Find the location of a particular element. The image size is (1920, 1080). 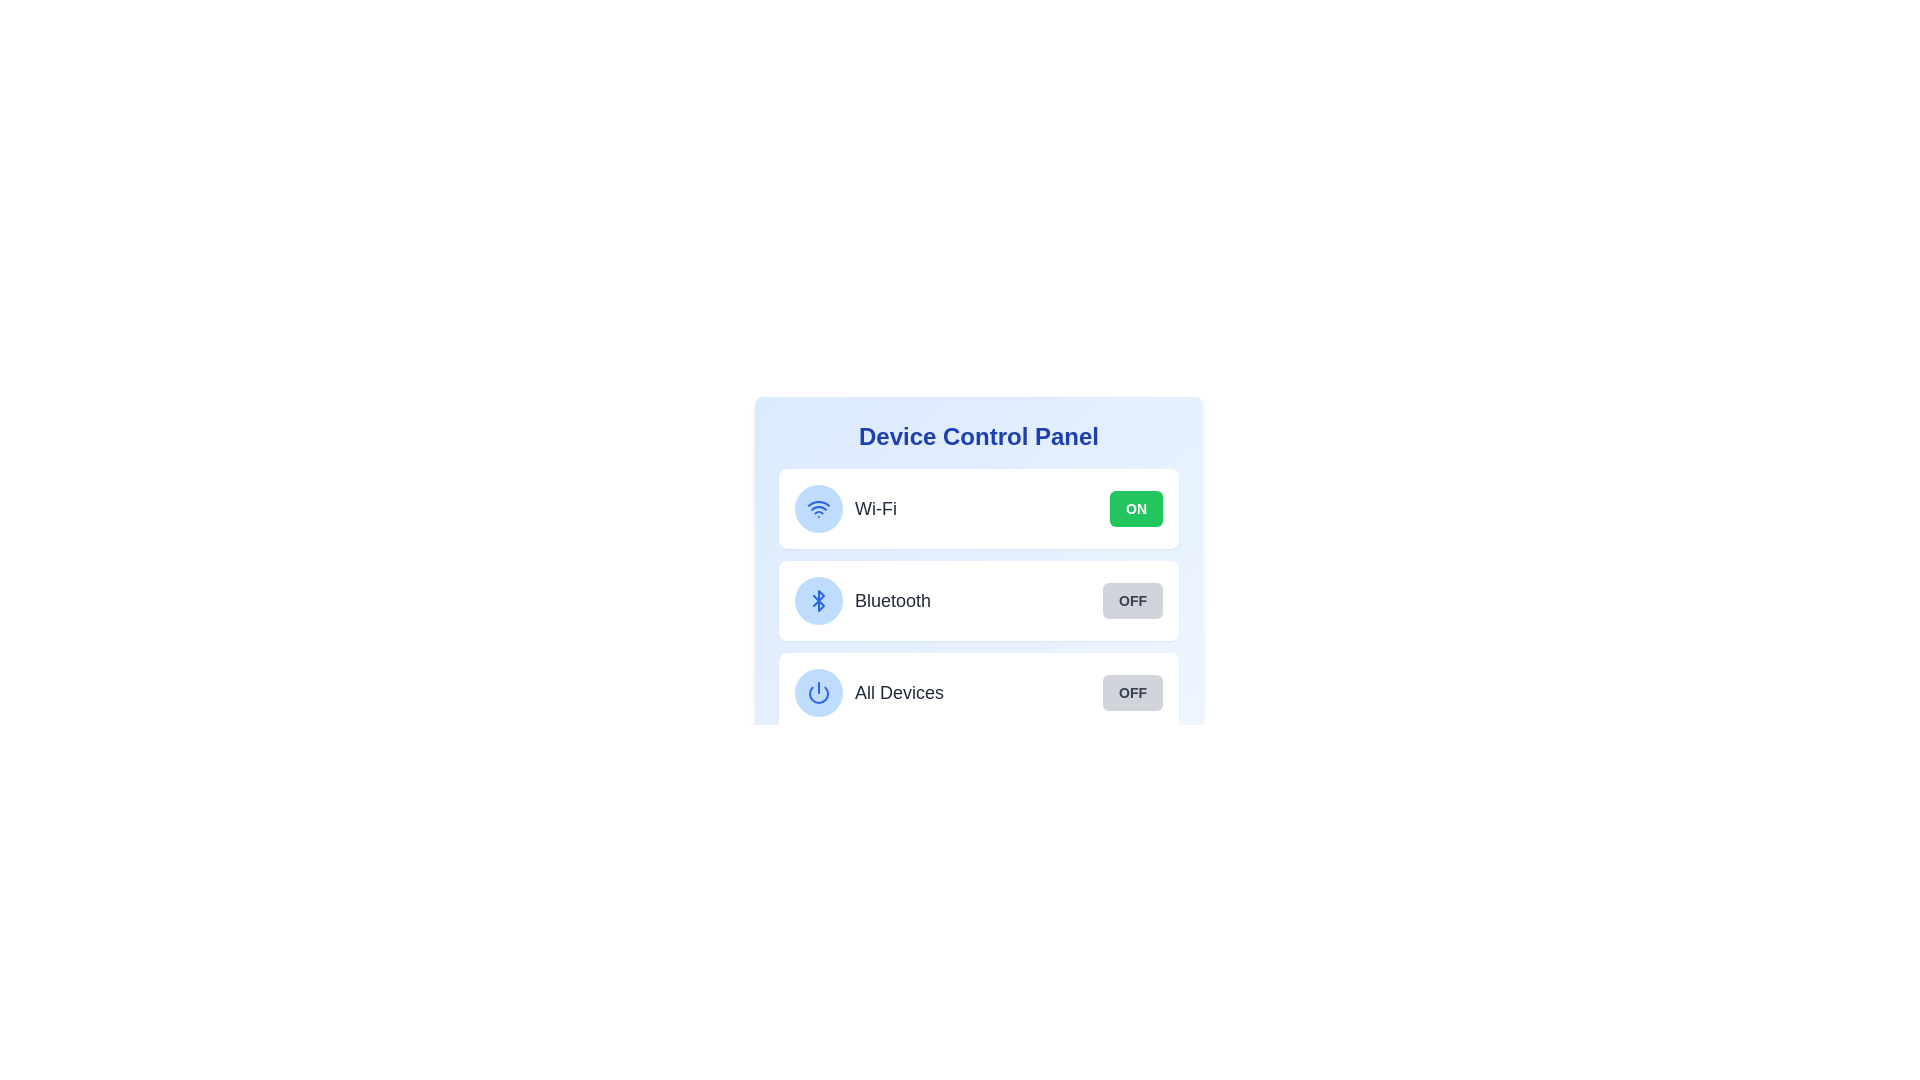

the Control card with a toggle button in the Device Control Panel section is located at coordinates (979, 692).